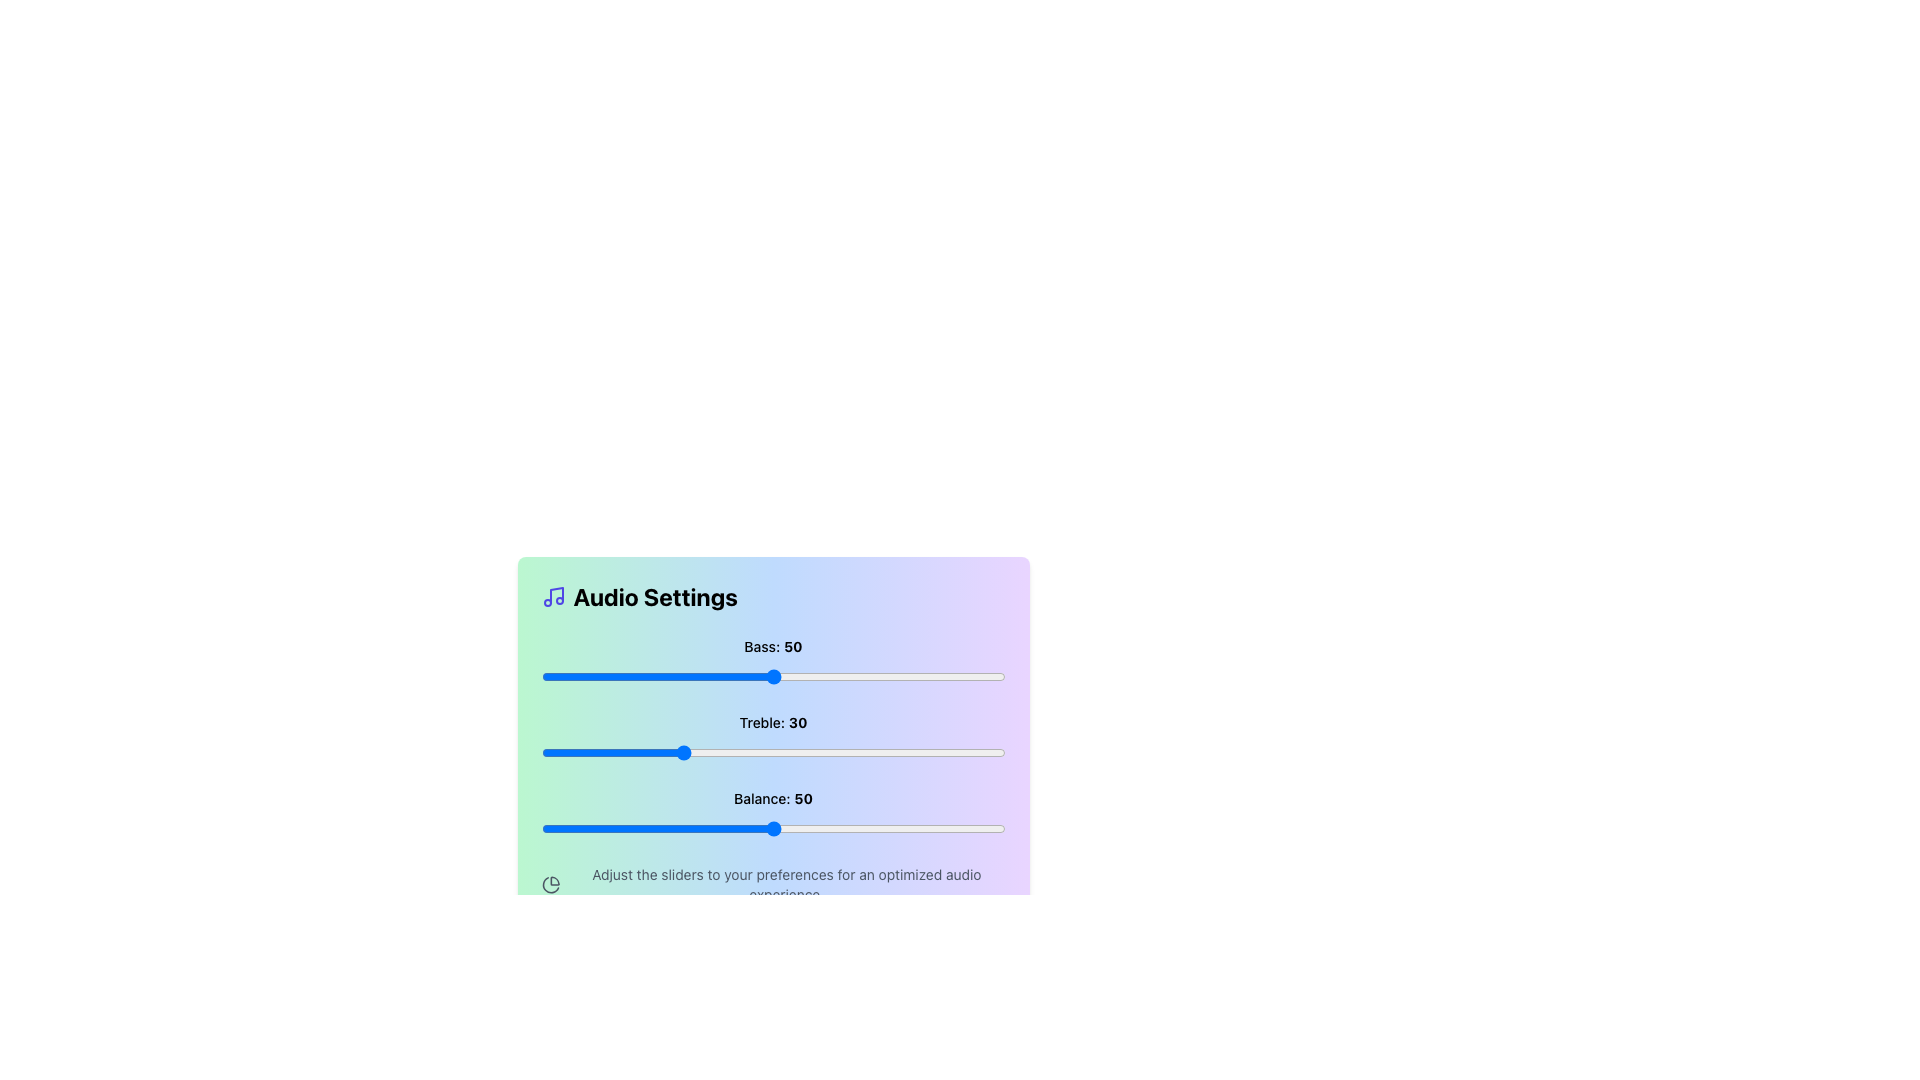  I want to click on the treble level, so click(577, 752).